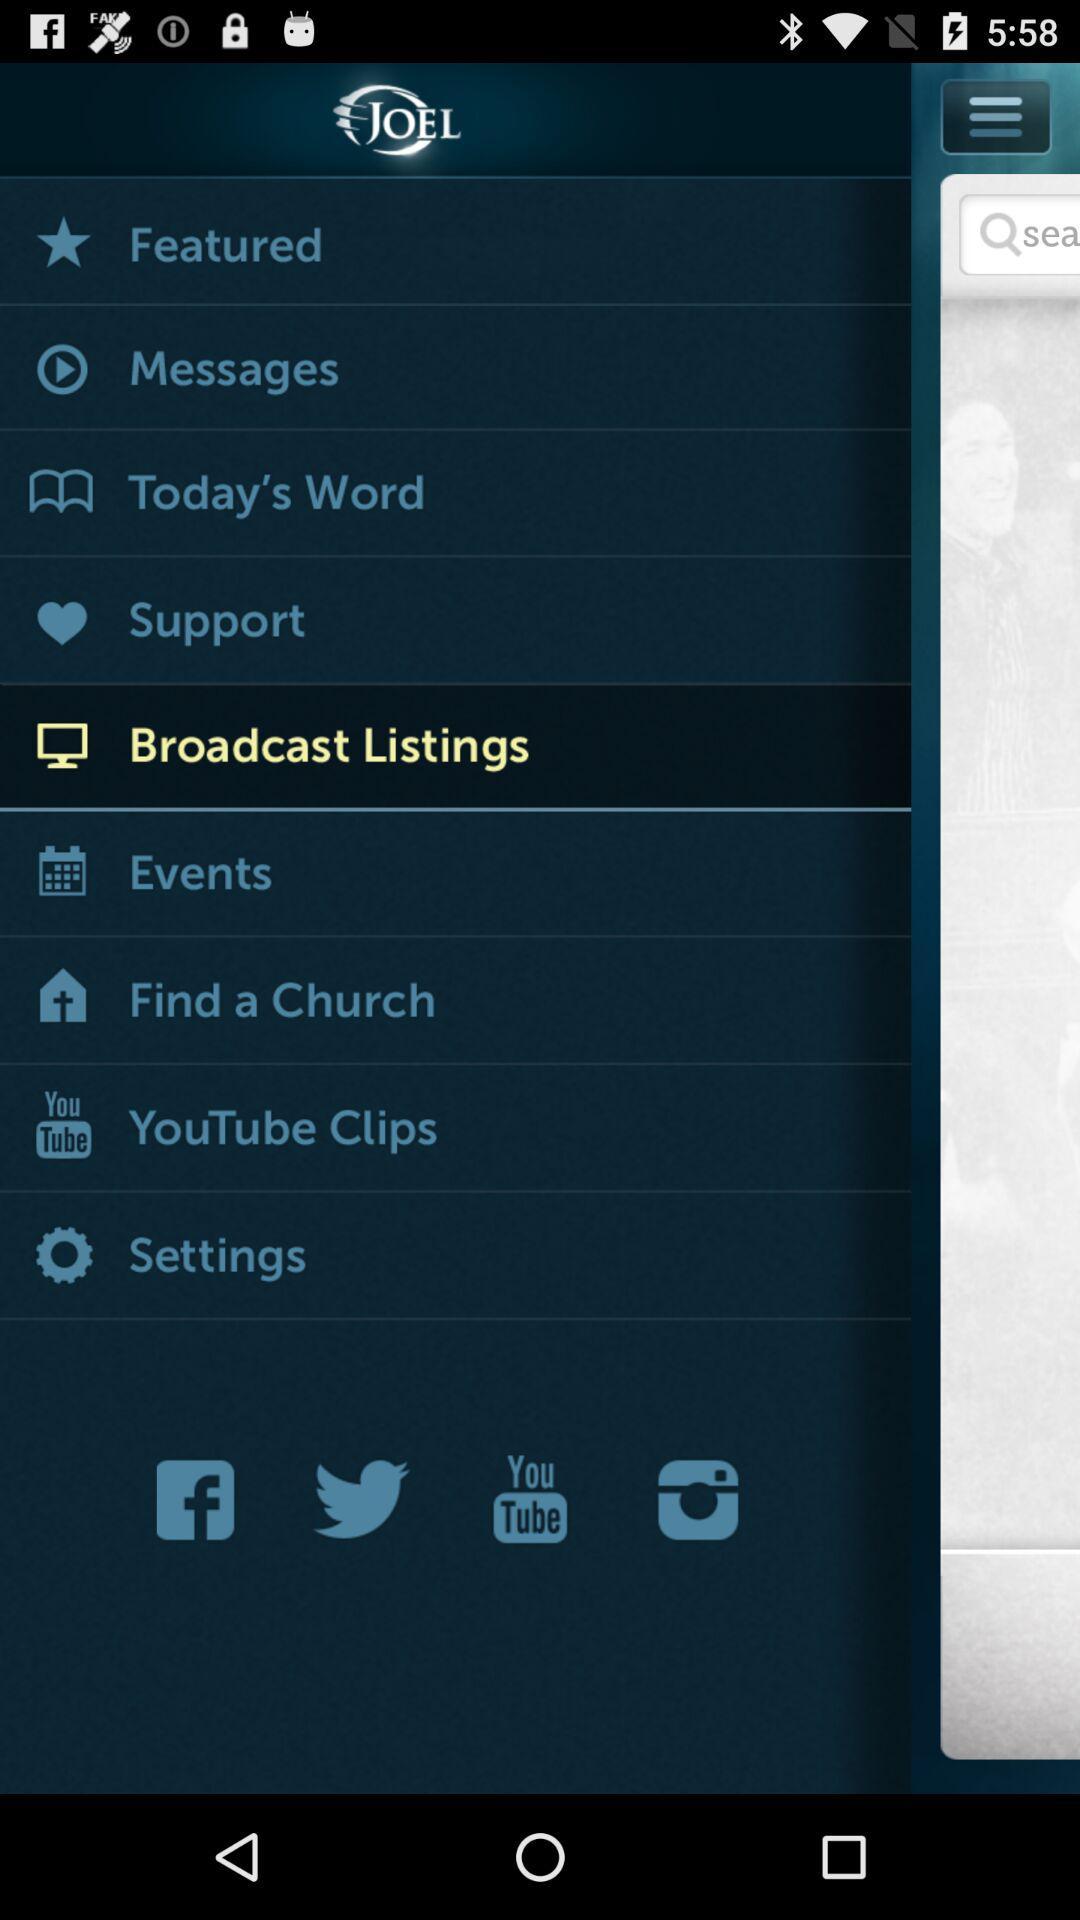 This screenshot has width=1080, height=1920. What do you see at coordinates (455, 1256) in the screenshot?
I see `settings` at bounding box center [455, 1256].